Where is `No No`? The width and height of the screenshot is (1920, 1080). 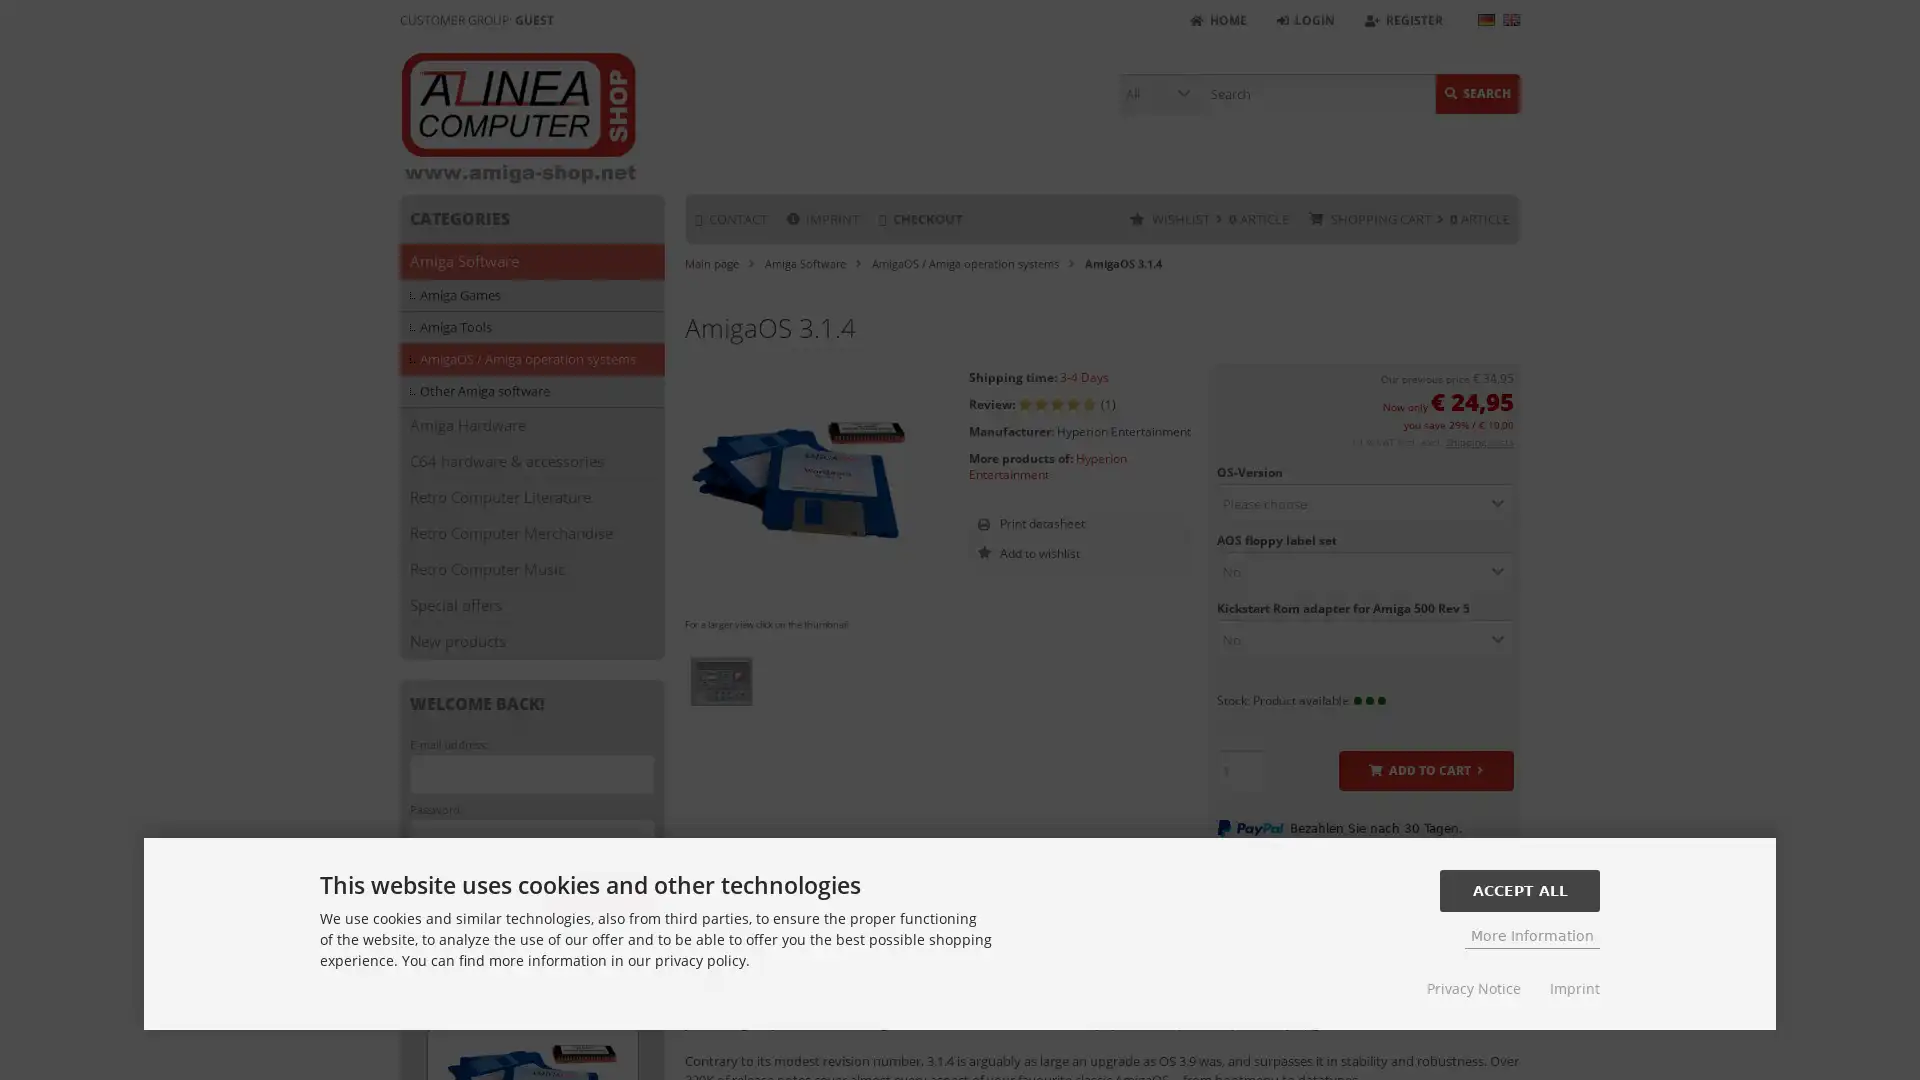 No No is located at coordinates (1363, 640).